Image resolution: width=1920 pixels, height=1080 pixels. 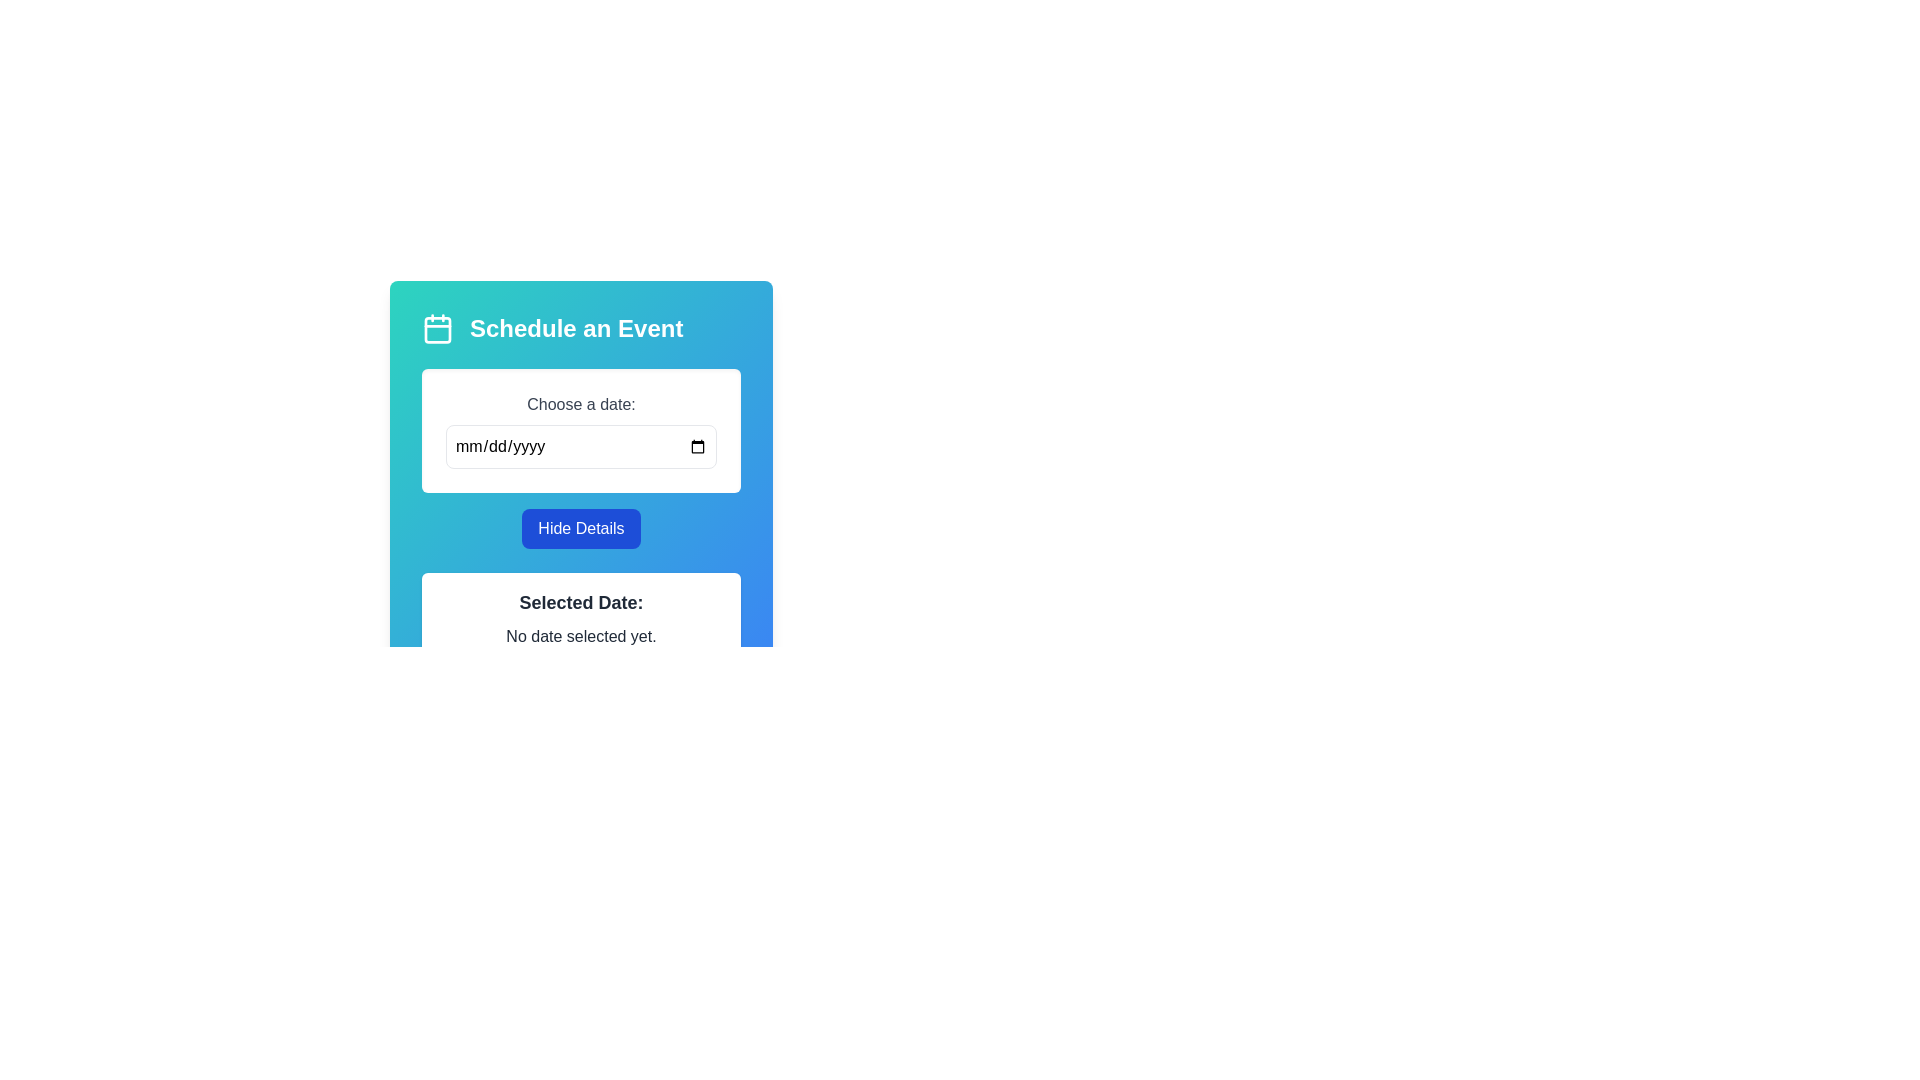 What do you see at coordinates (436, 329) in the screenshot?
I see `the main body of the calendar icon represented by the SVG rectangle, located beside the 'Schedule an Event' header` at bounding box center [436, 329].